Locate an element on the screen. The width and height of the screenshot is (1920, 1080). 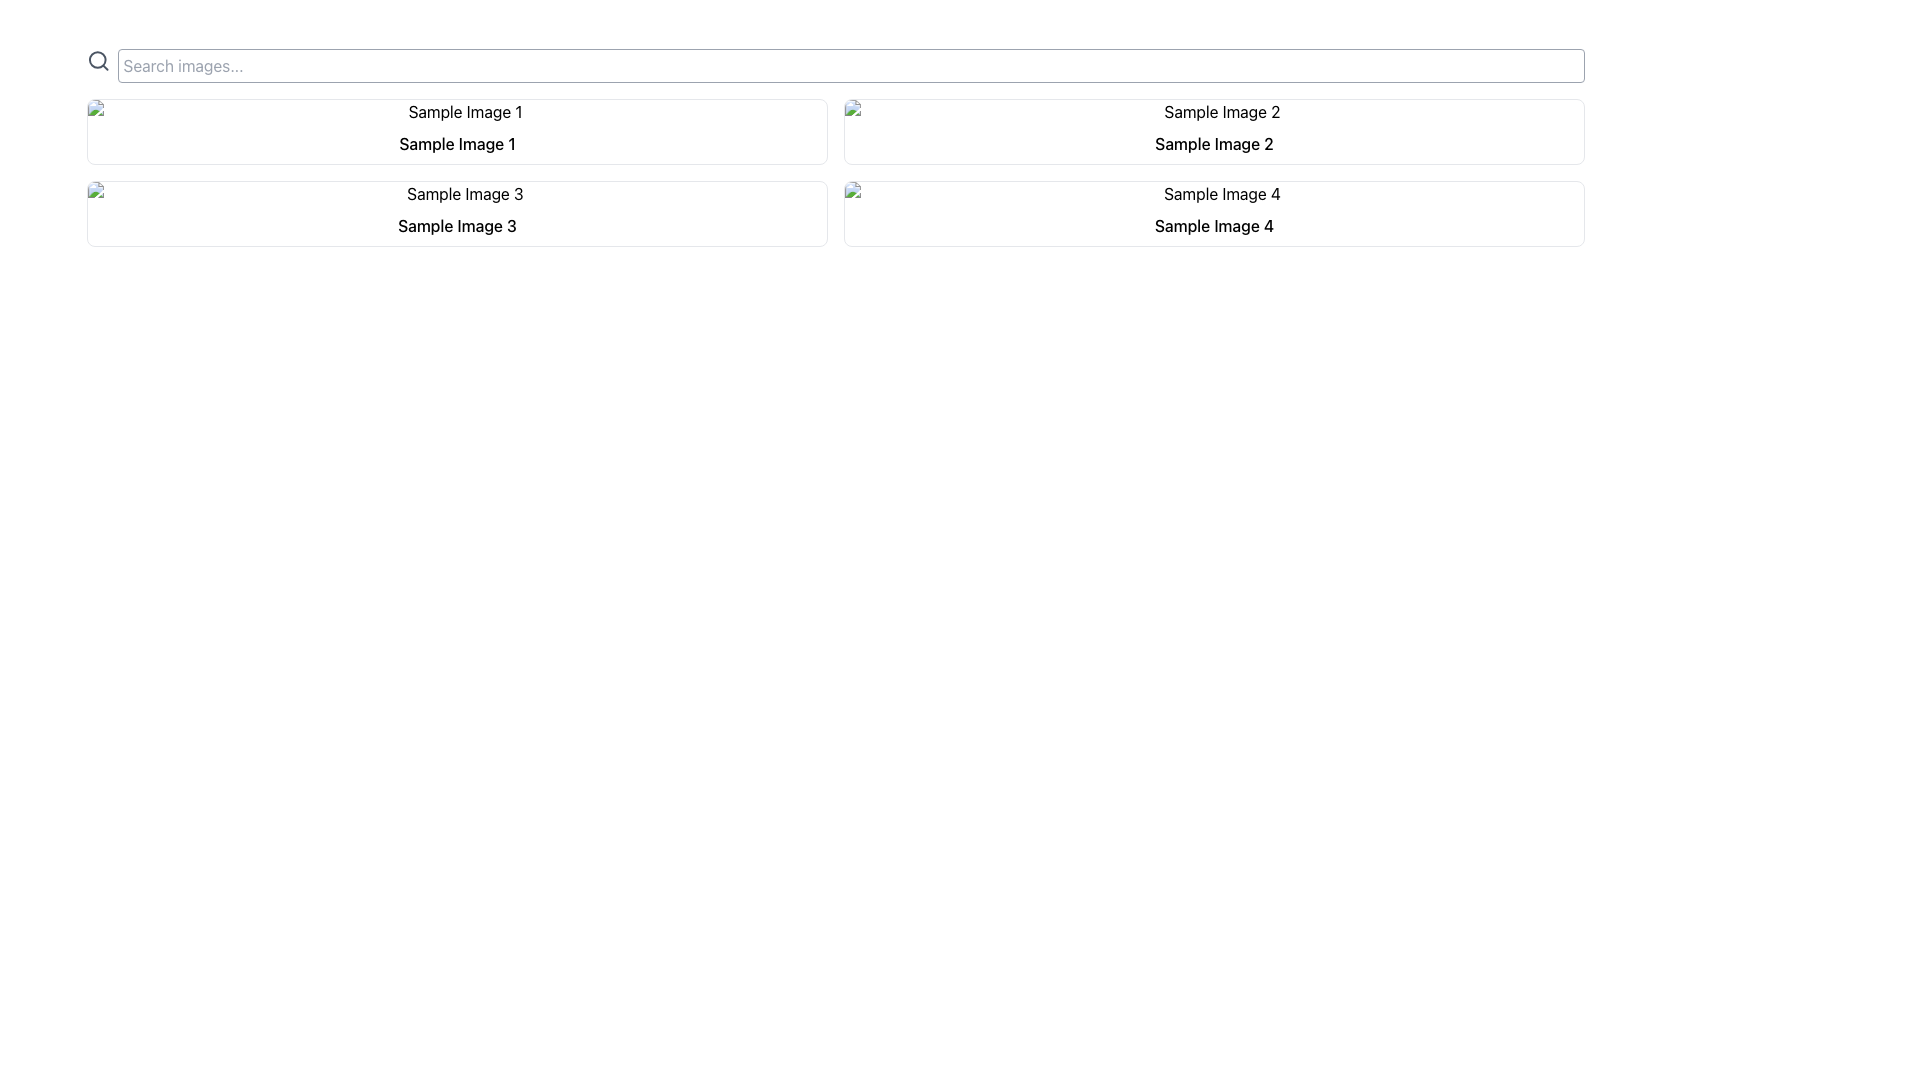
the image labeled 'Sample Image 4' which is located at the top of a card in the second column of the second row in a grid layout is located at coordinates (1213, 193).